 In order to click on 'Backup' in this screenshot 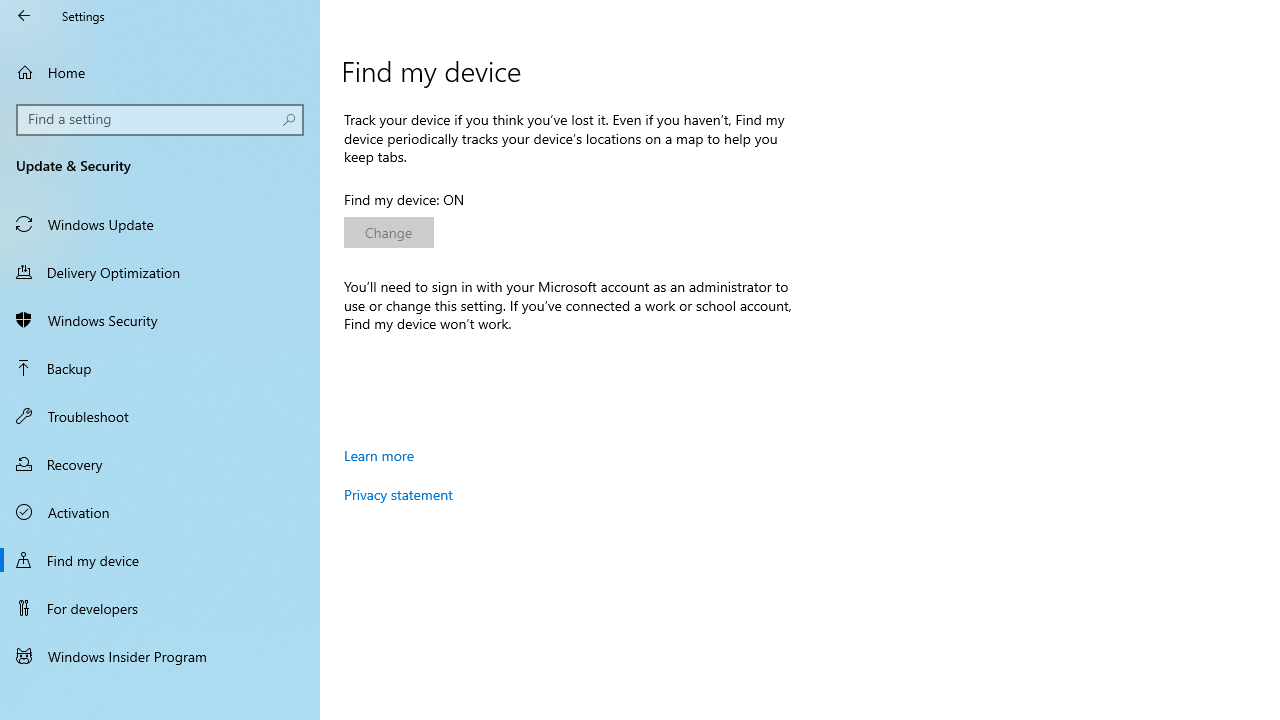, I will do `click(160, 367)`.